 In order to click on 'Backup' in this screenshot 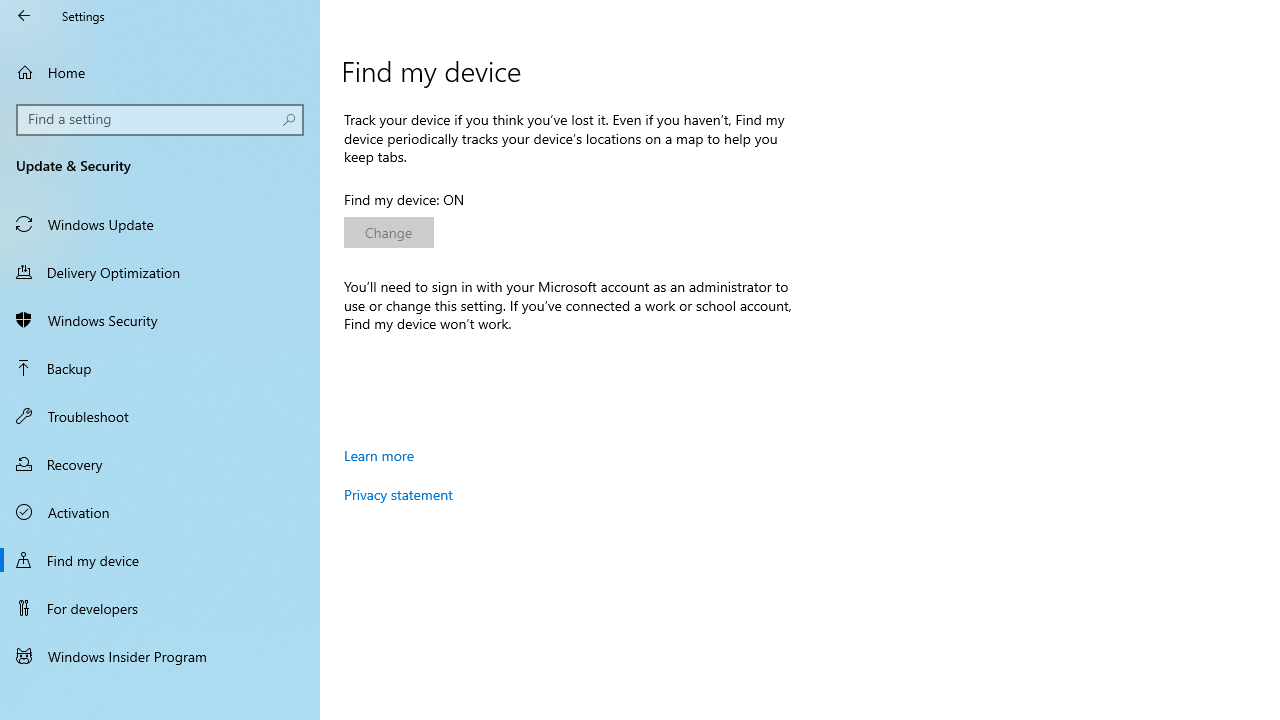, I will do `click(160, 367)`.